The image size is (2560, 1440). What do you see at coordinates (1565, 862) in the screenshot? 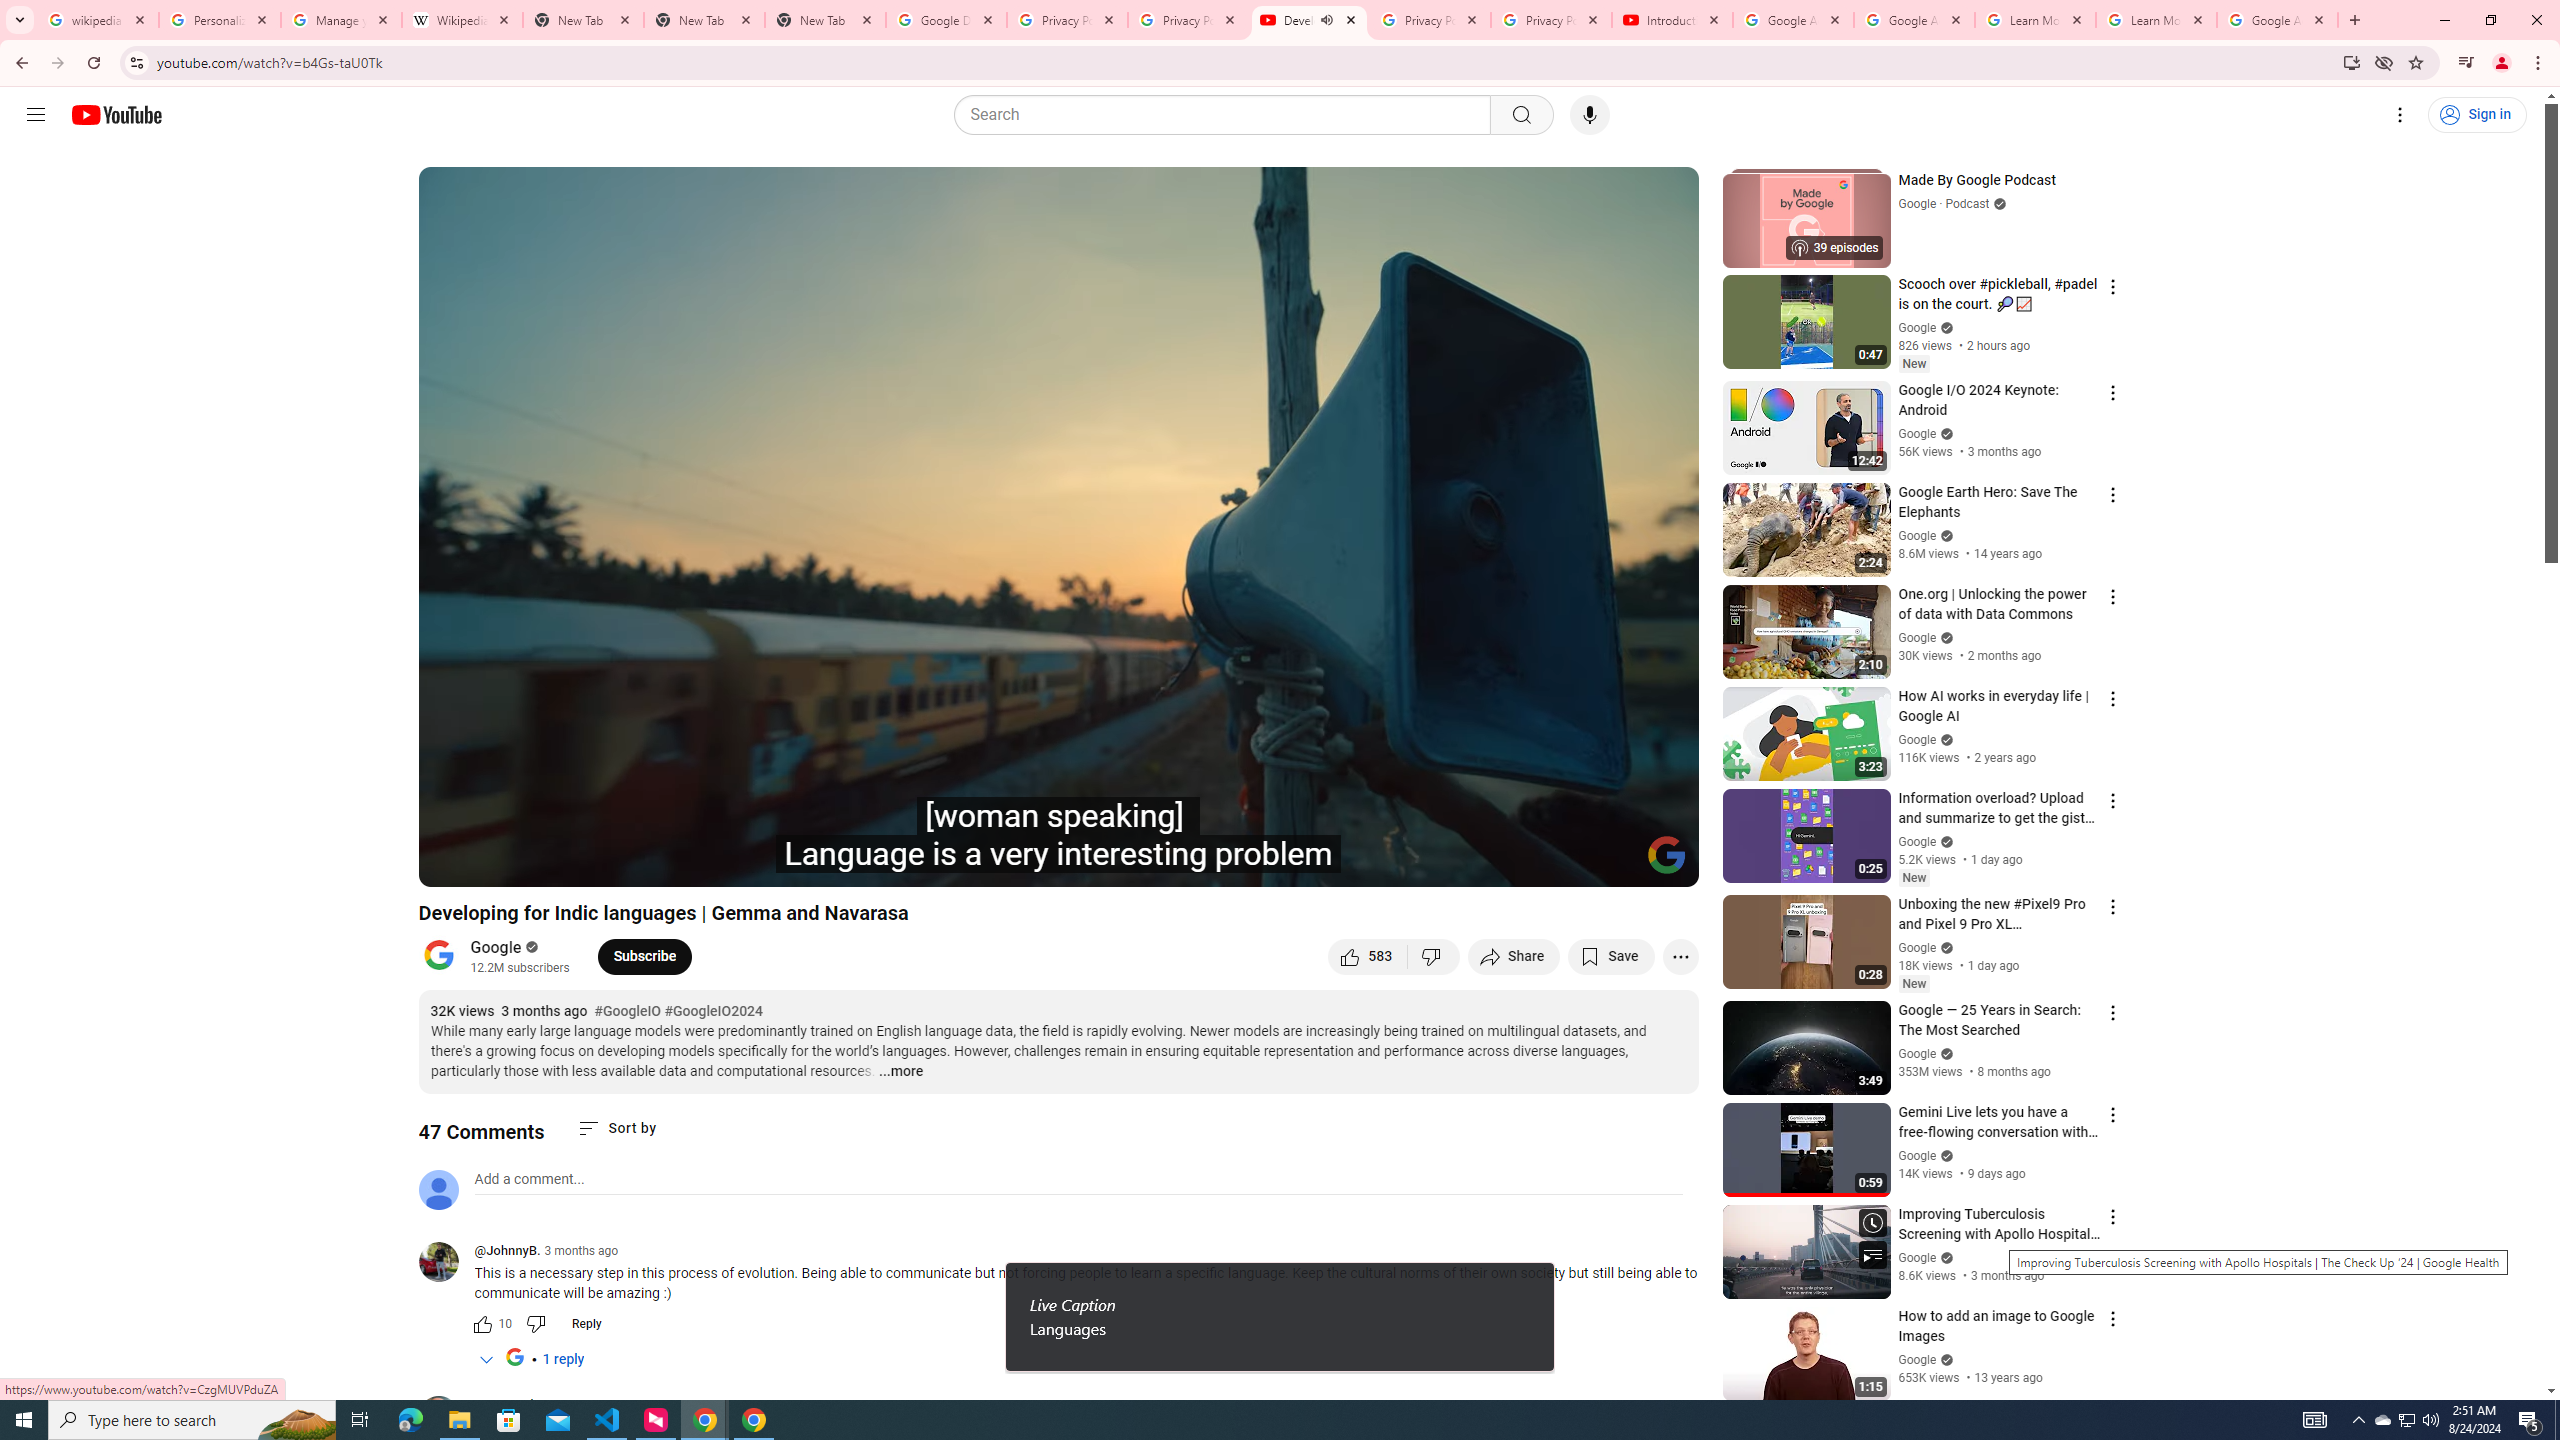
I see `'Miniplayer (i)'` at bounding box center [1565, 862].